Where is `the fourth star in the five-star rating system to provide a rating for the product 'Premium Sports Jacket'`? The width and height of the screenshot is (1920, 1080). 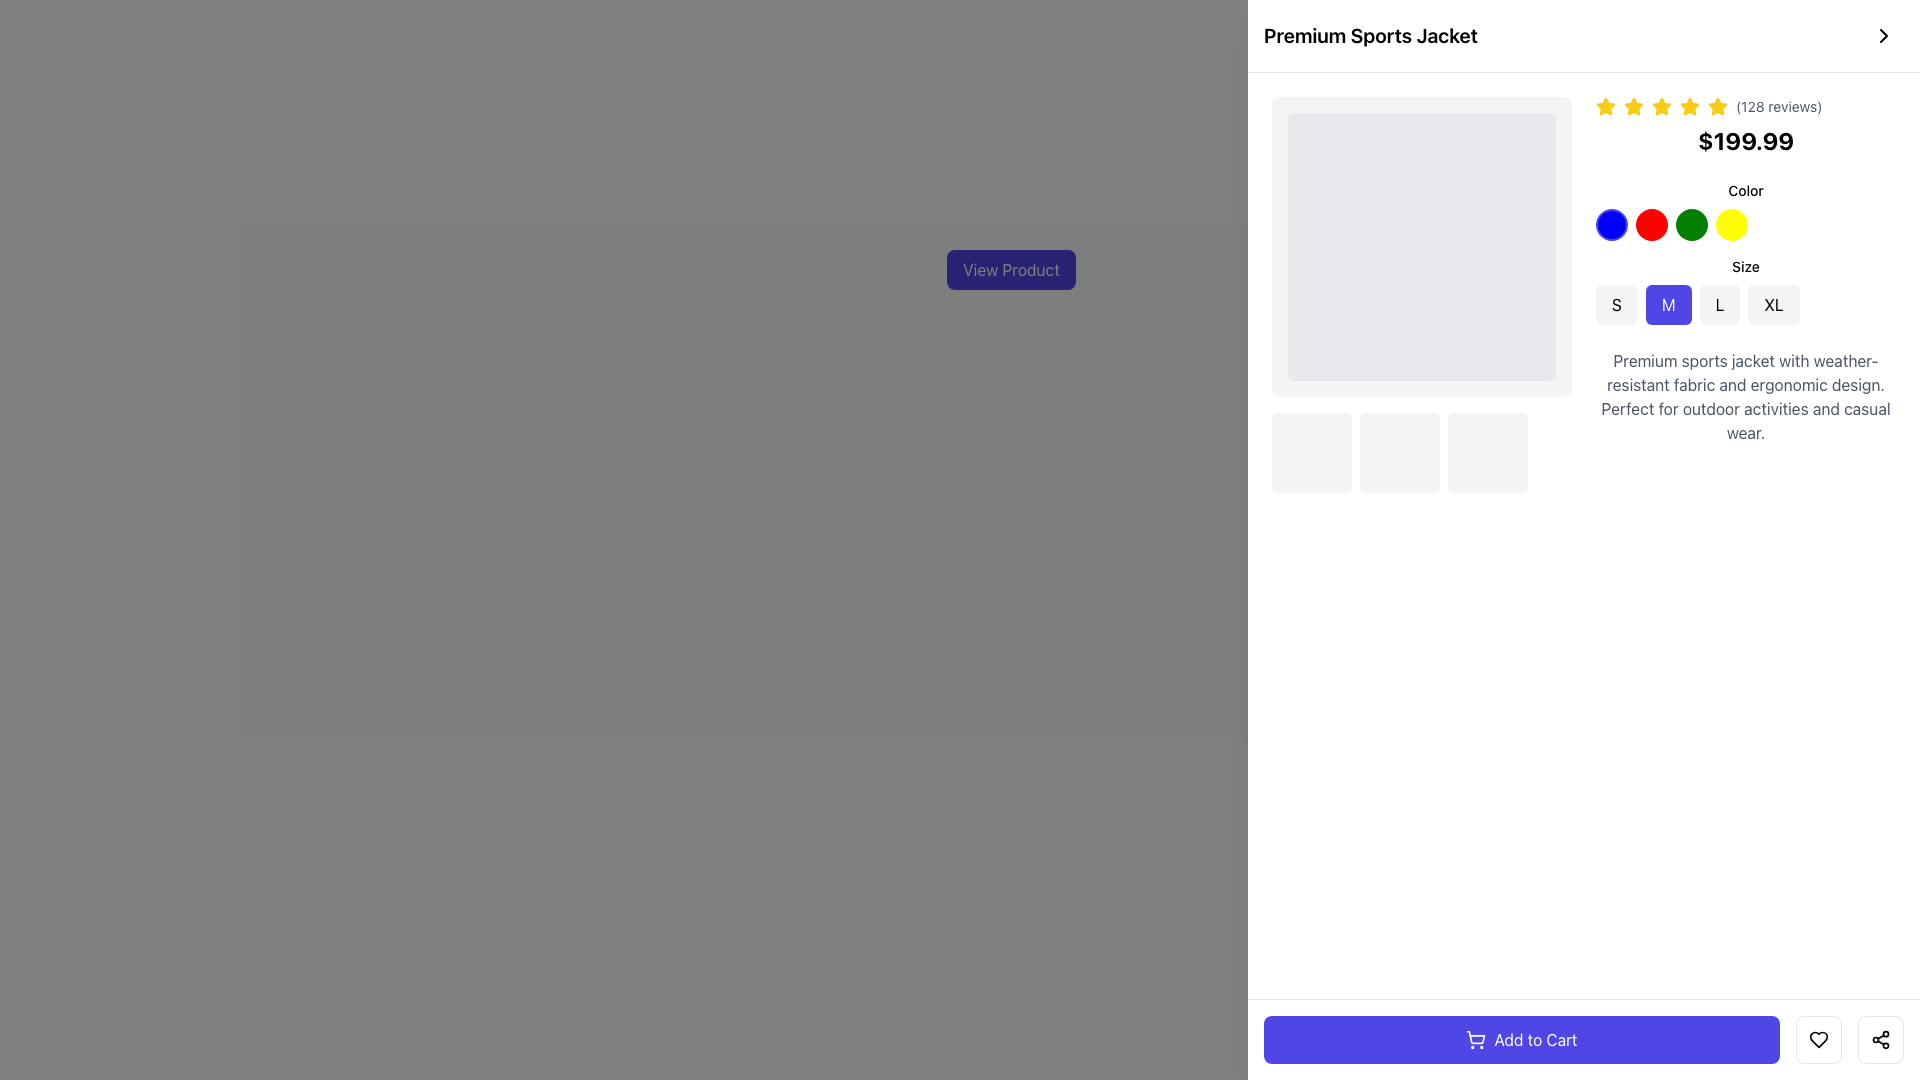
the fourth star in the five-star rating system to provide a rating for the product 'Premium Sports Jacket' is located at coordinates (1661, 107).